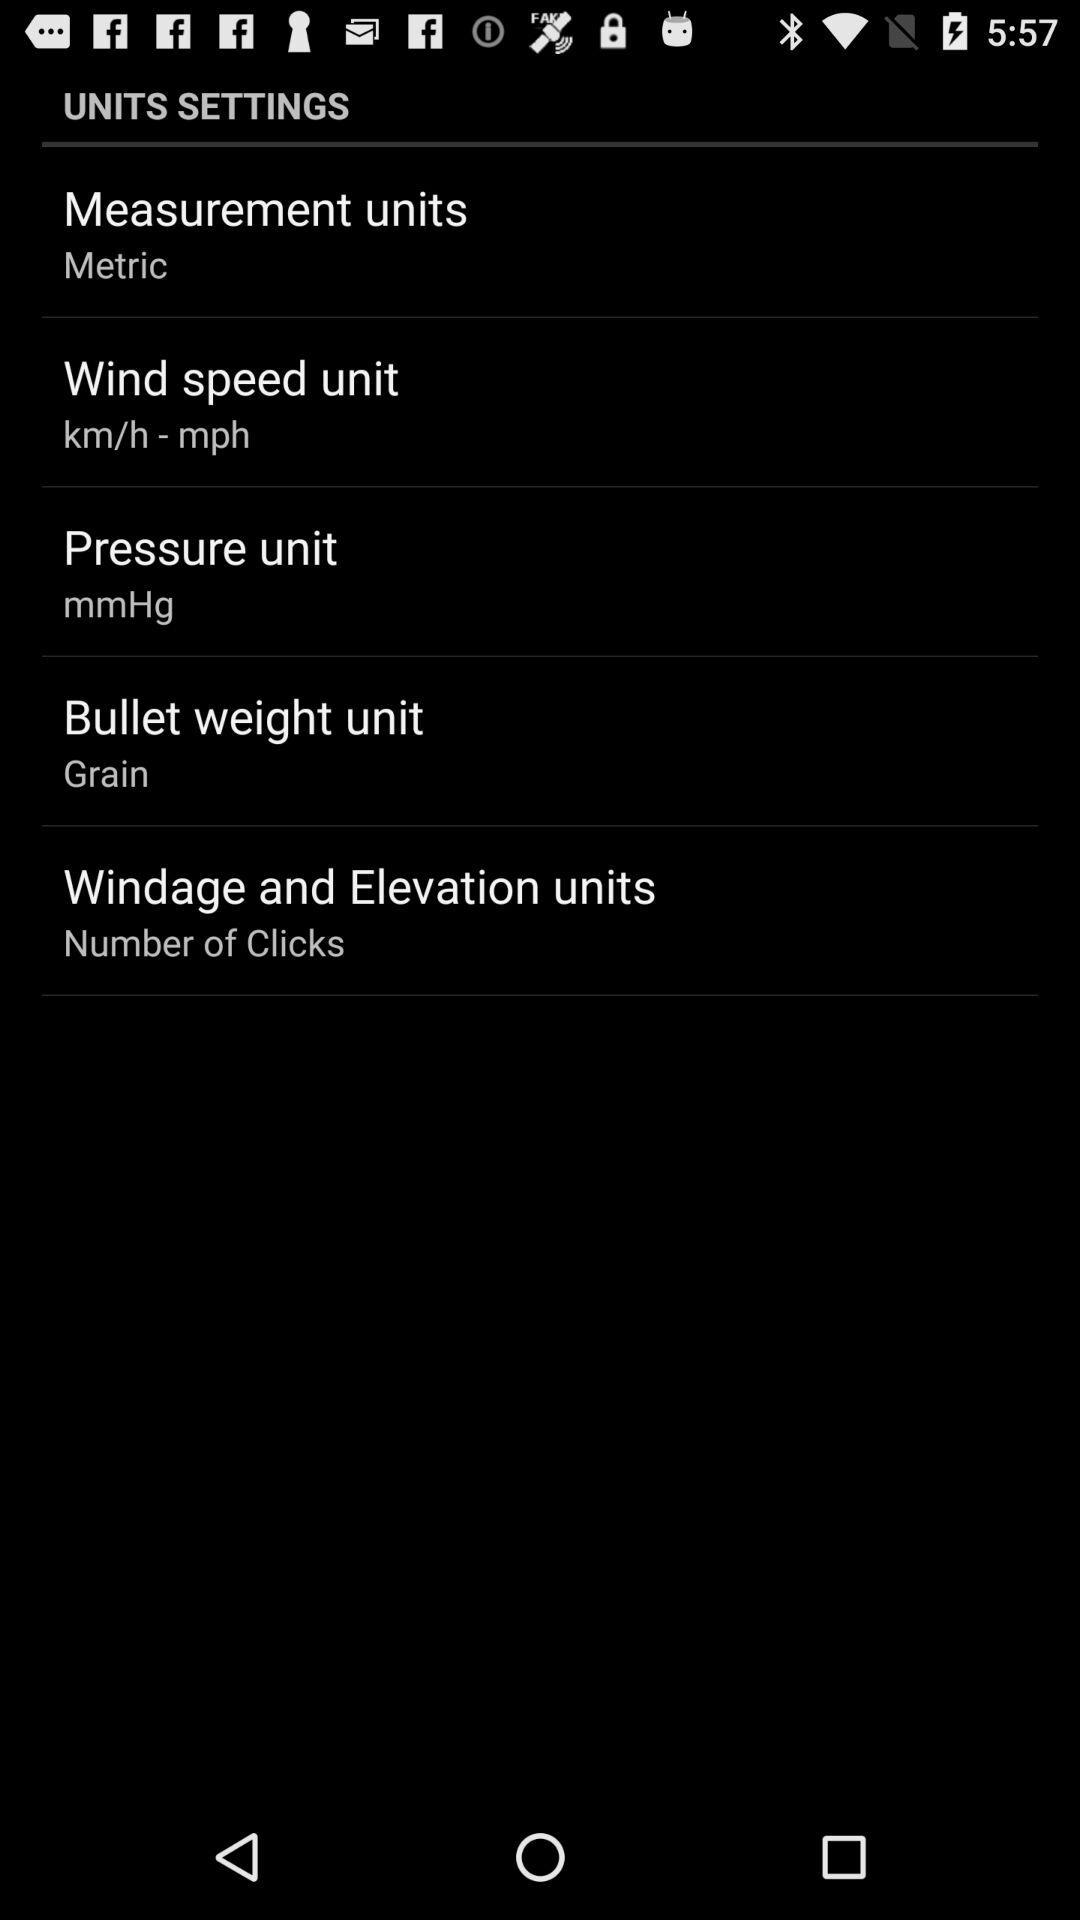  What do you see at coordinates (540, 104) in the screenshot?
I see `the icon above measurement units app` at bounding box center [540, 104].